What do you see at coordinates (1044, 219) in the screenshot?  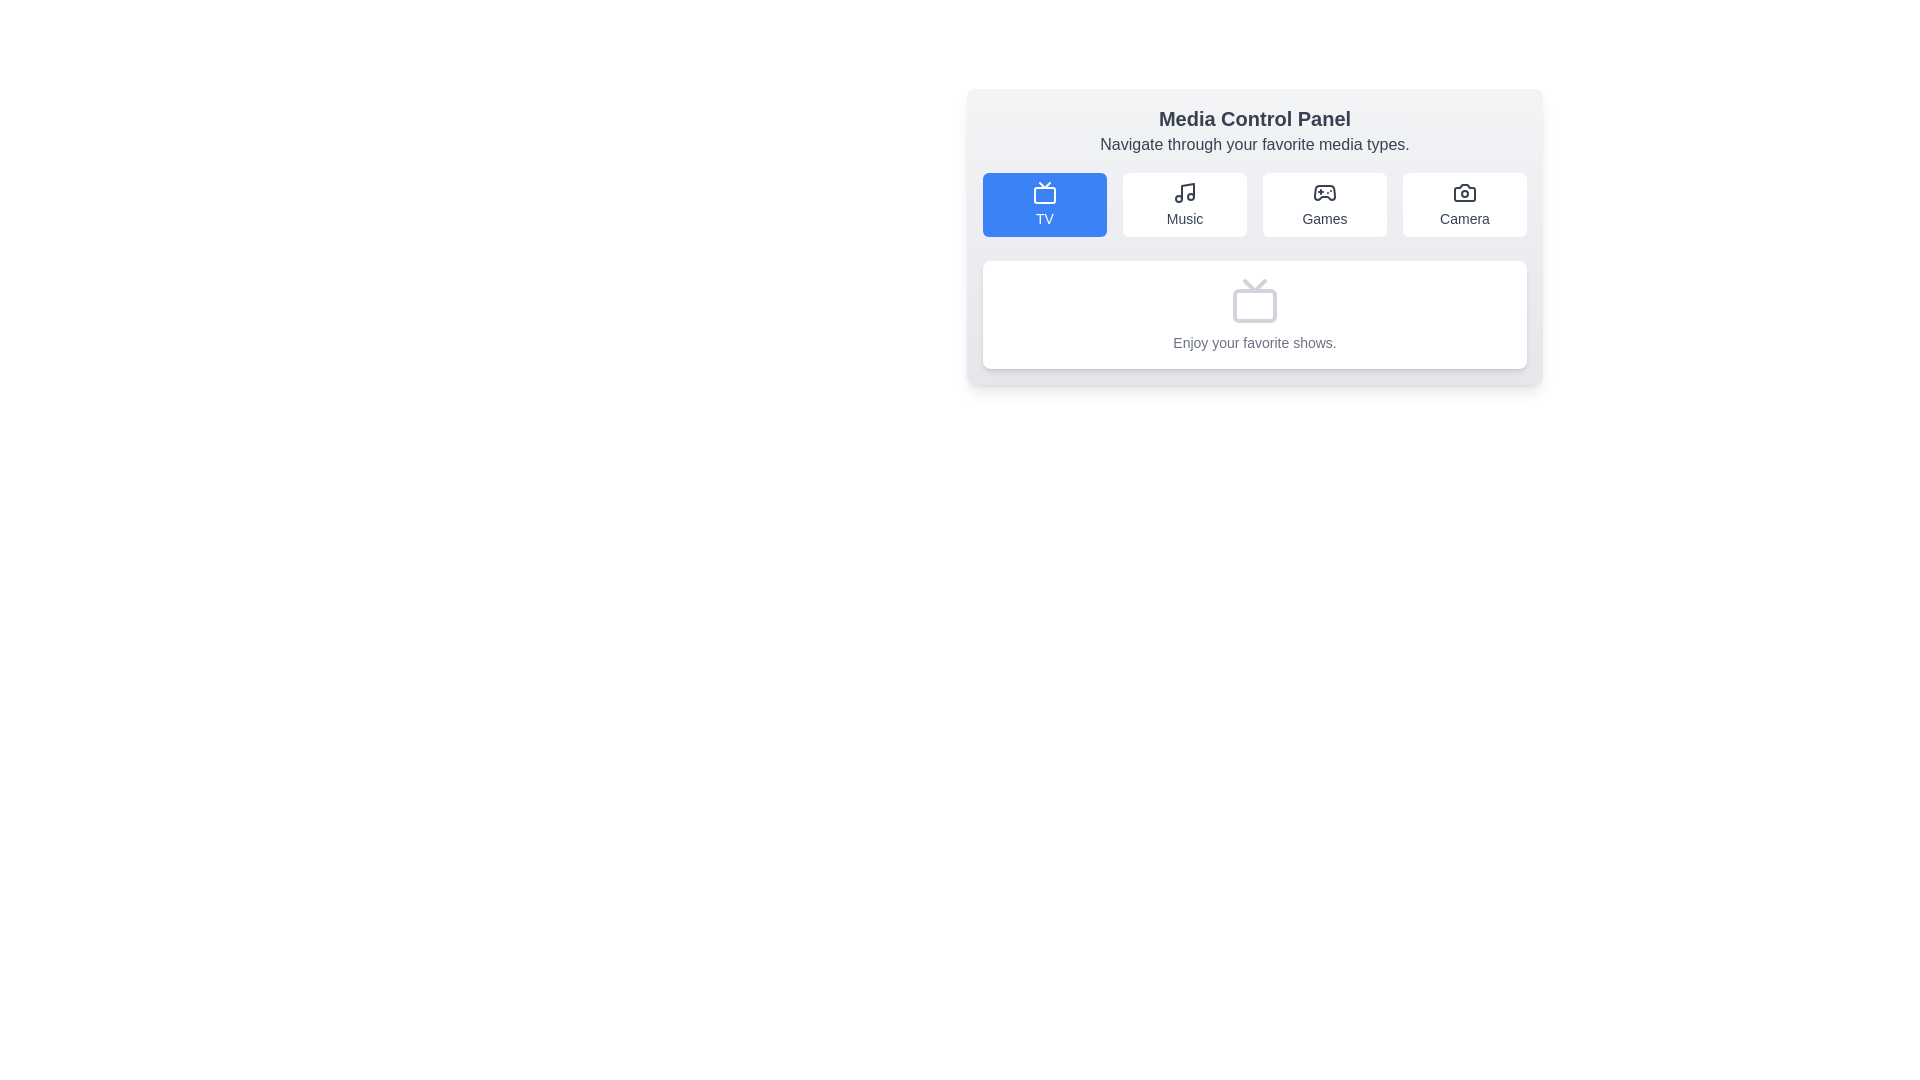 I see `the text label displaying 'TV', which is positioned below a television icon within a rounded rectangular blue button at the leftmost position of a row of category buttons` at bounding box center [1044, 219].